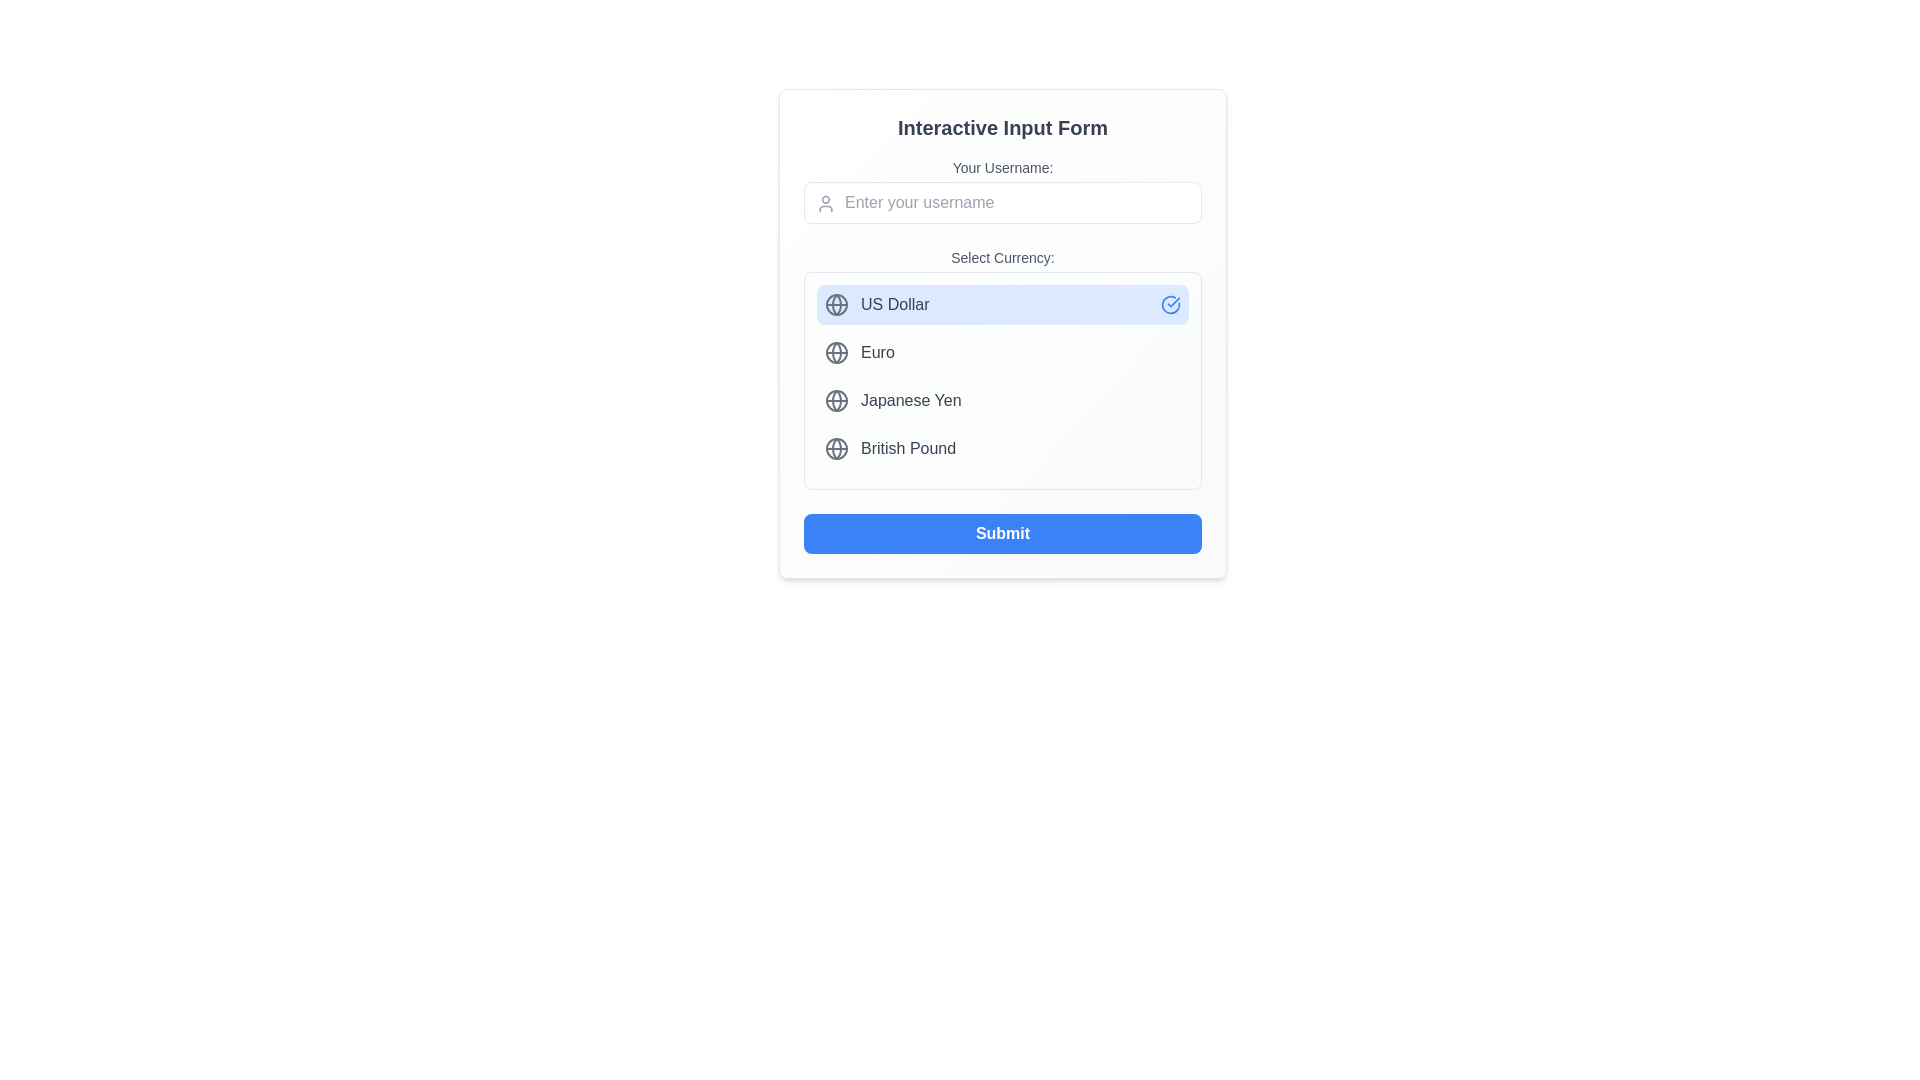  I want to click on the decorative SVG shape that represents the globe icon for the 'Japanese Yen' currency entry in the list of currency options, so click(836, 401).